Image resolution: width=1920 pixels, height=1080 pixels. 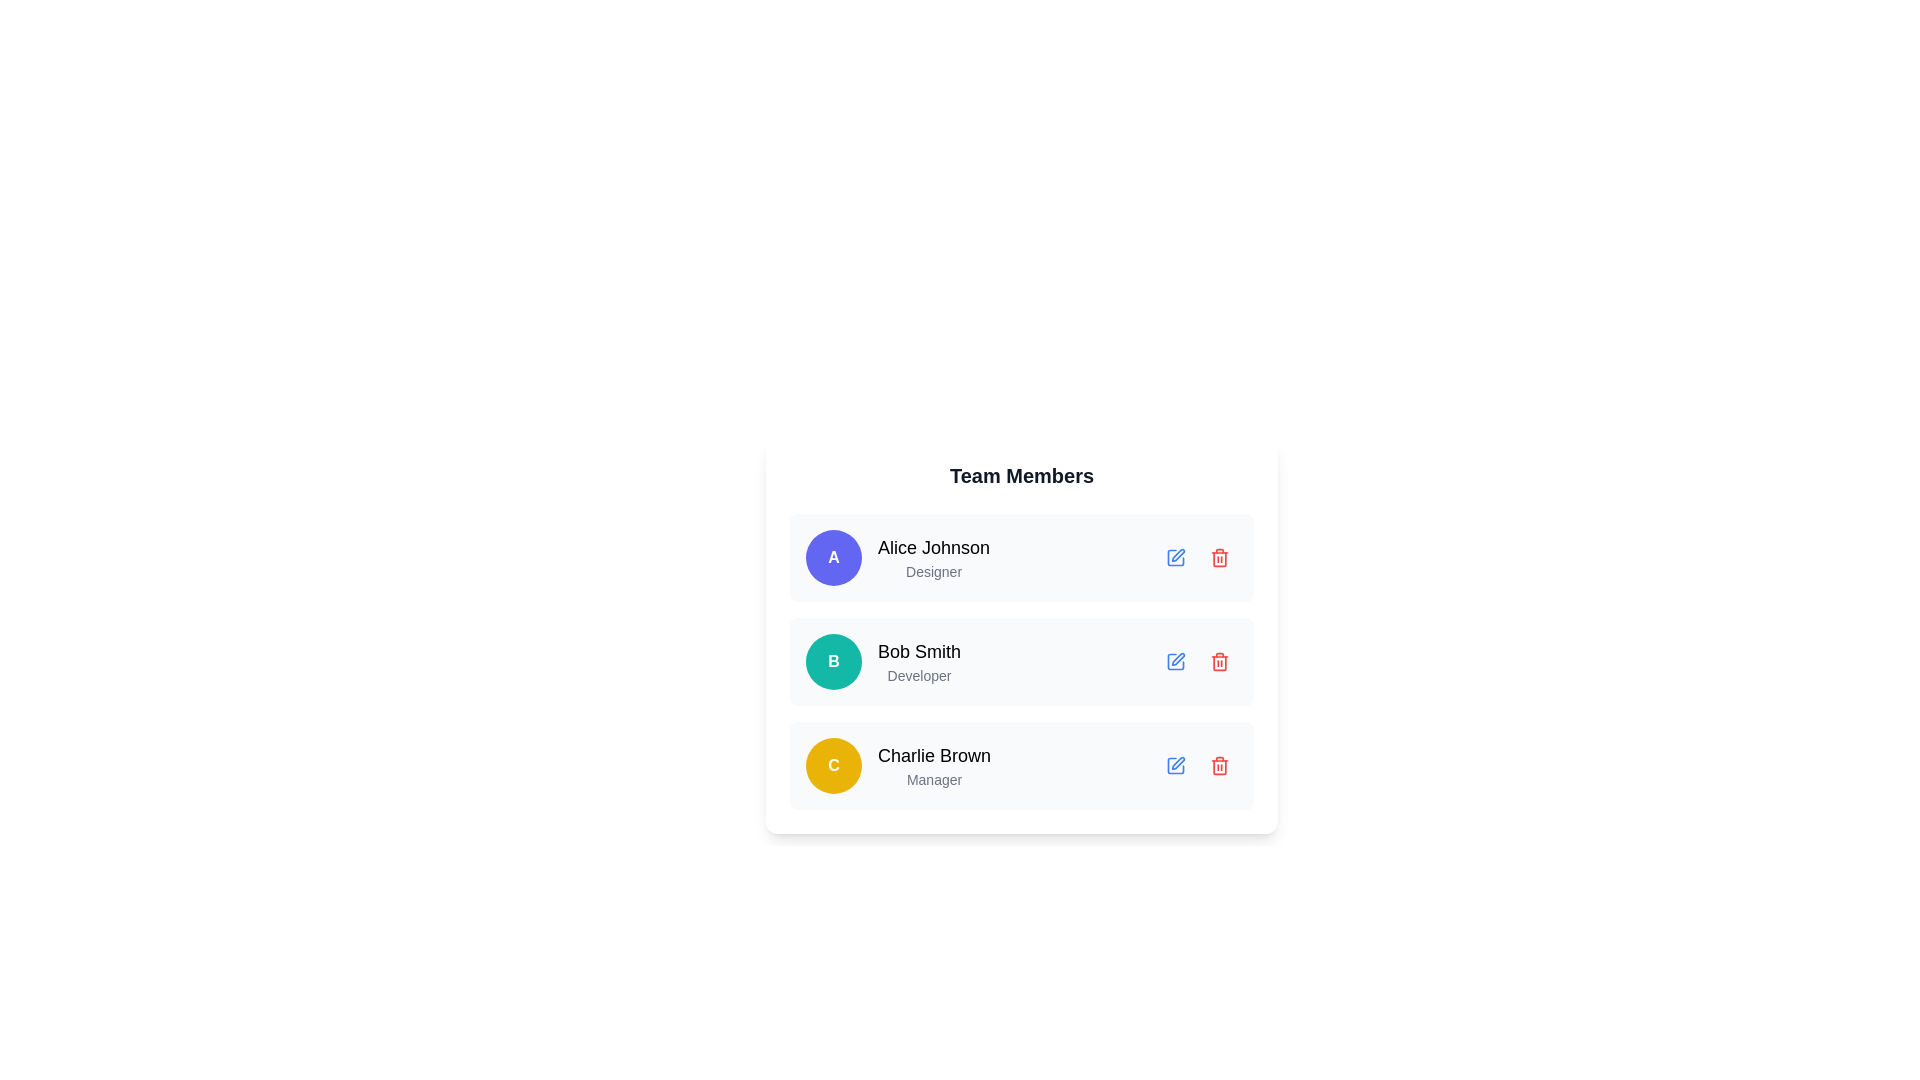 I want to click on name of the team member displayed in the text label located in the first entry under the 'Team Members' heading, which is positioned slightly right of the circular icon with the letter 'A', so click(x=933, y=547).